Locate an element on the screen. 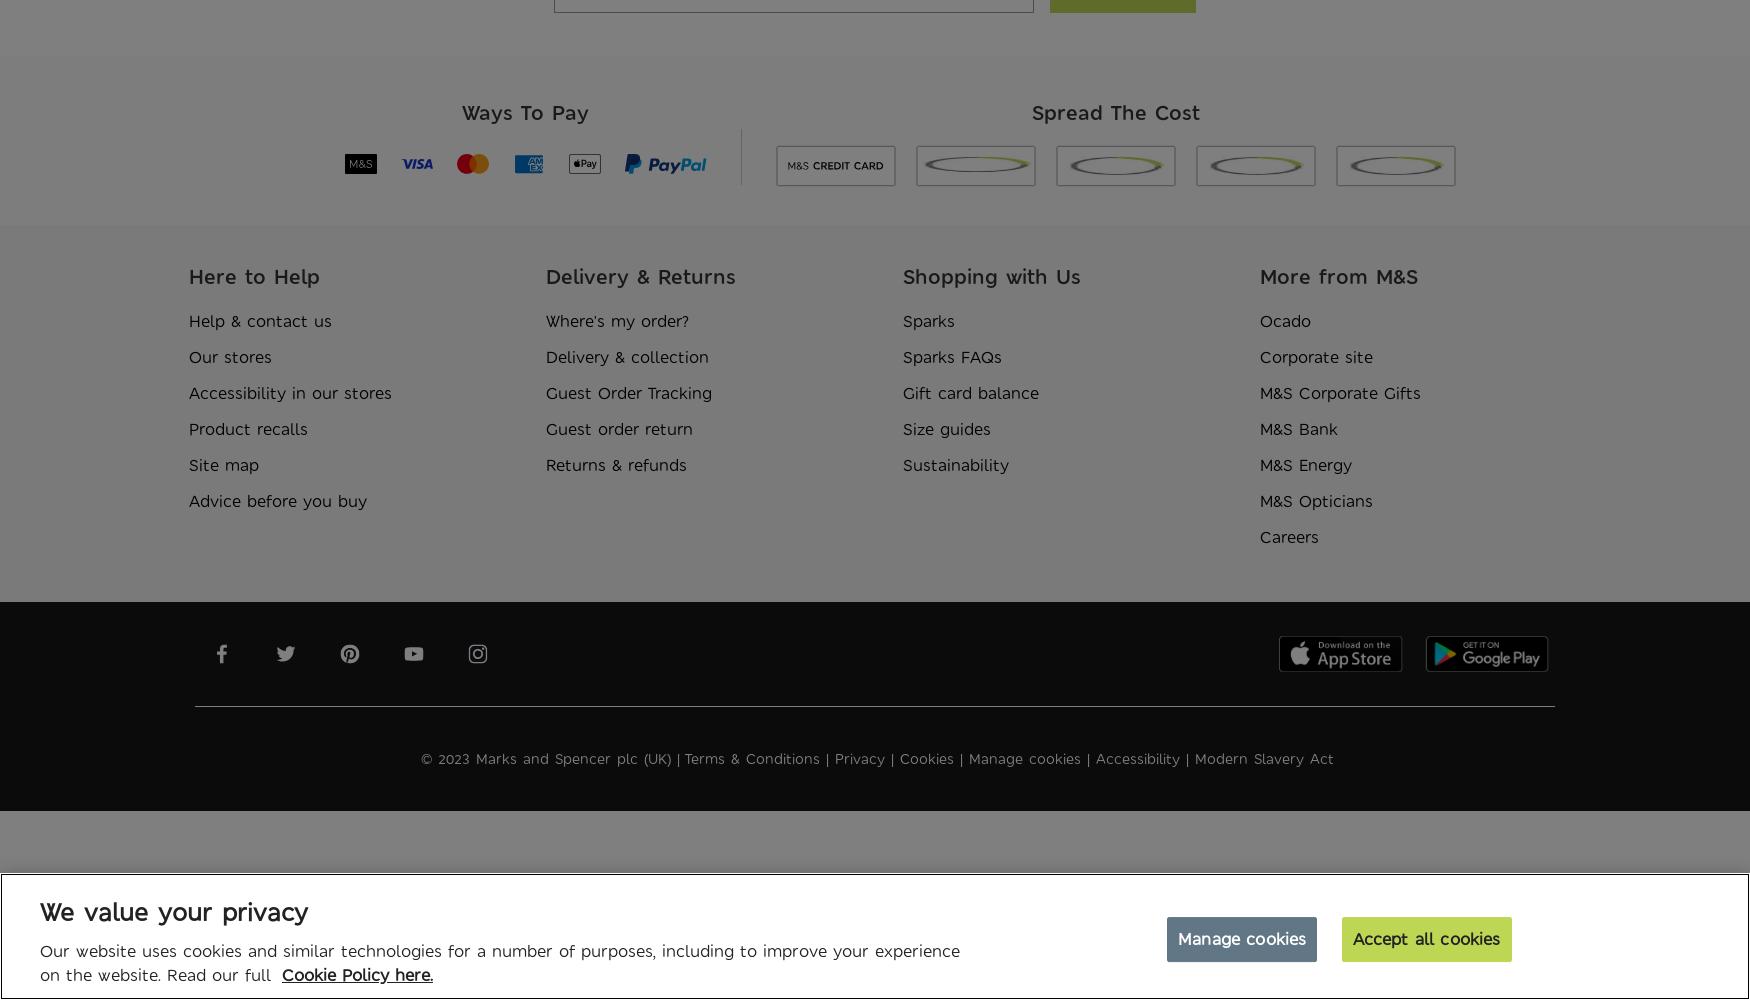  'M&S Opticians' is located at coordinates (1316, 501).